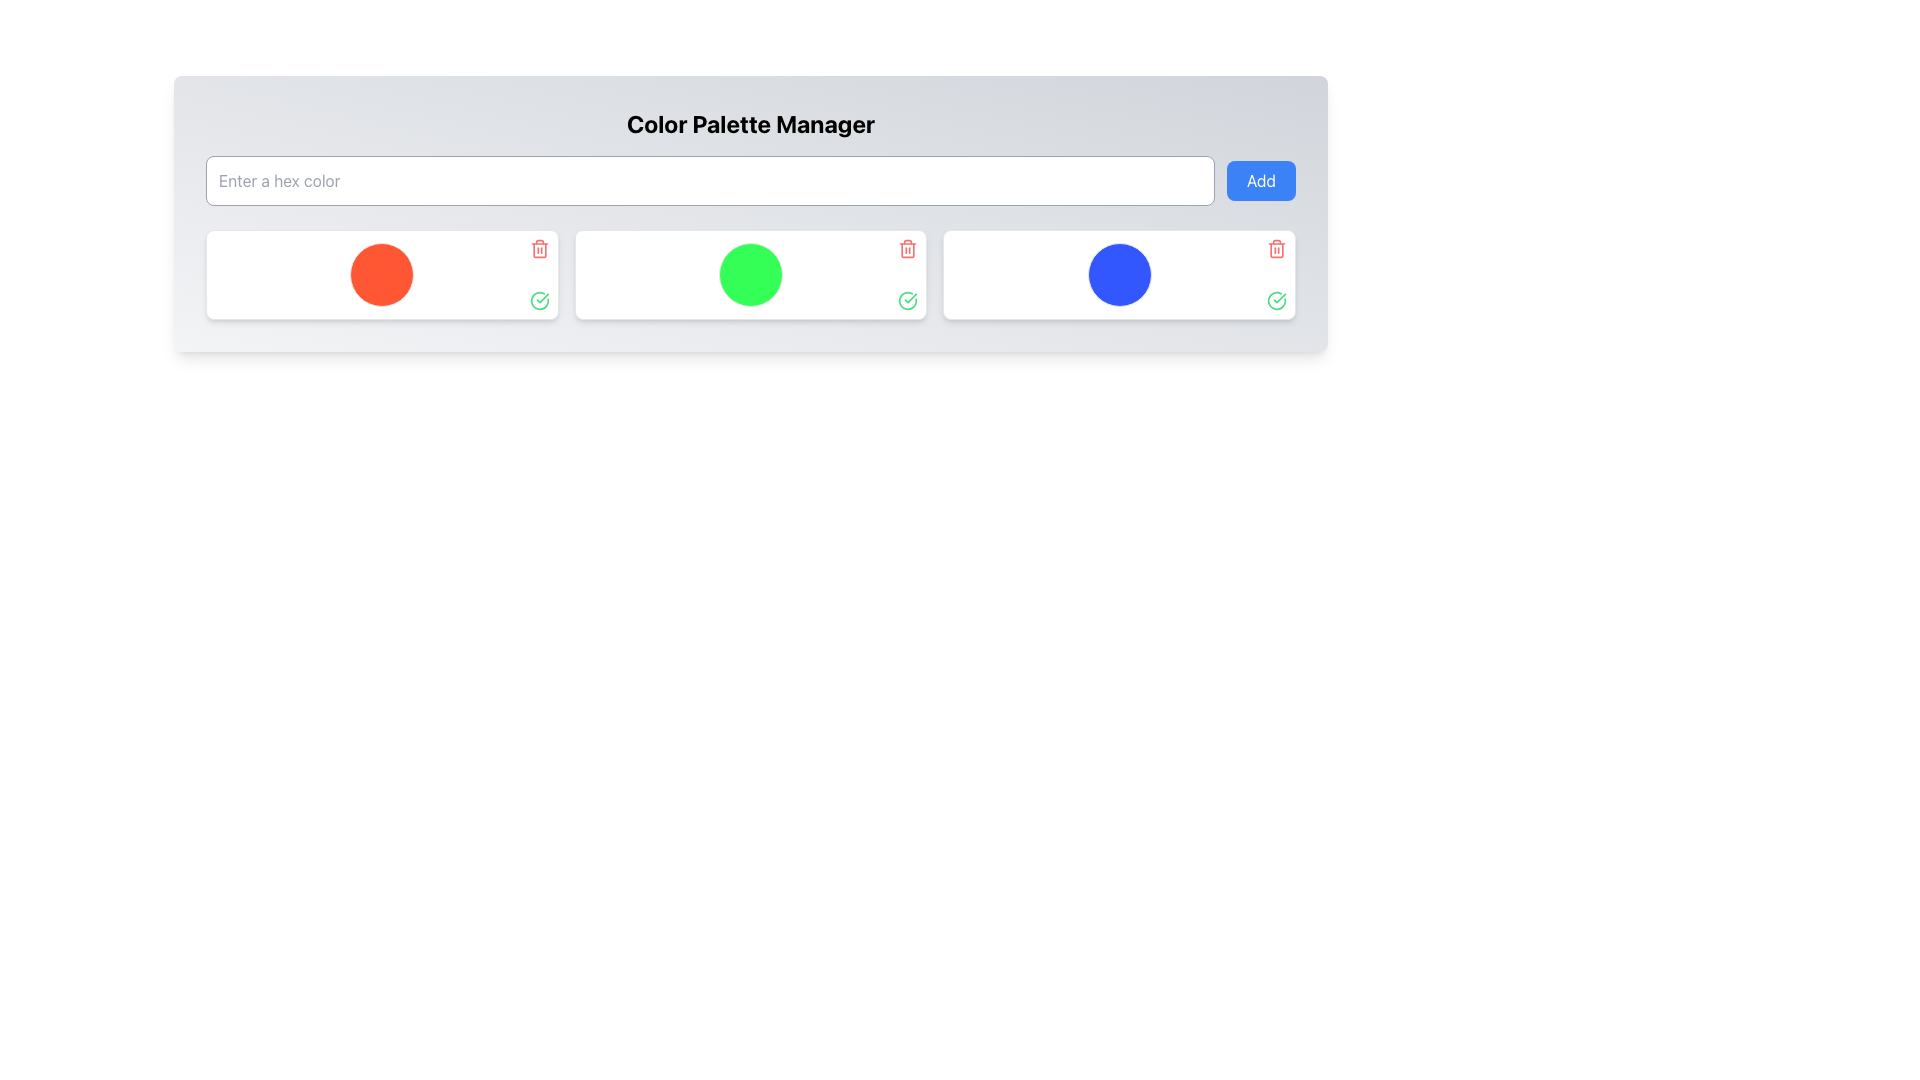 This screenshot has width=1920, height=1080. Describe the element at coordinates (749, 123) in the screenshot. I see `the bold text label 'Color Palette Manager' which is prominently positioned at the top of the interface` at that location.